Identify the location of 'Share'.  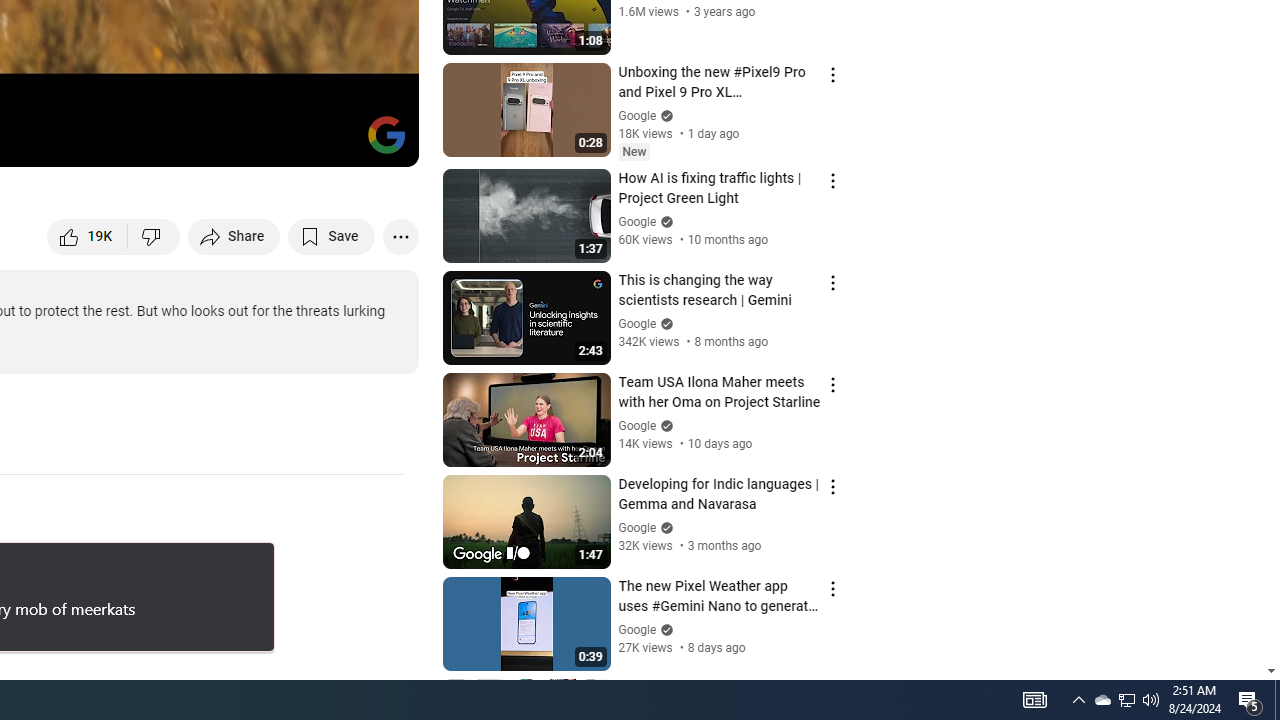
(234, 235).